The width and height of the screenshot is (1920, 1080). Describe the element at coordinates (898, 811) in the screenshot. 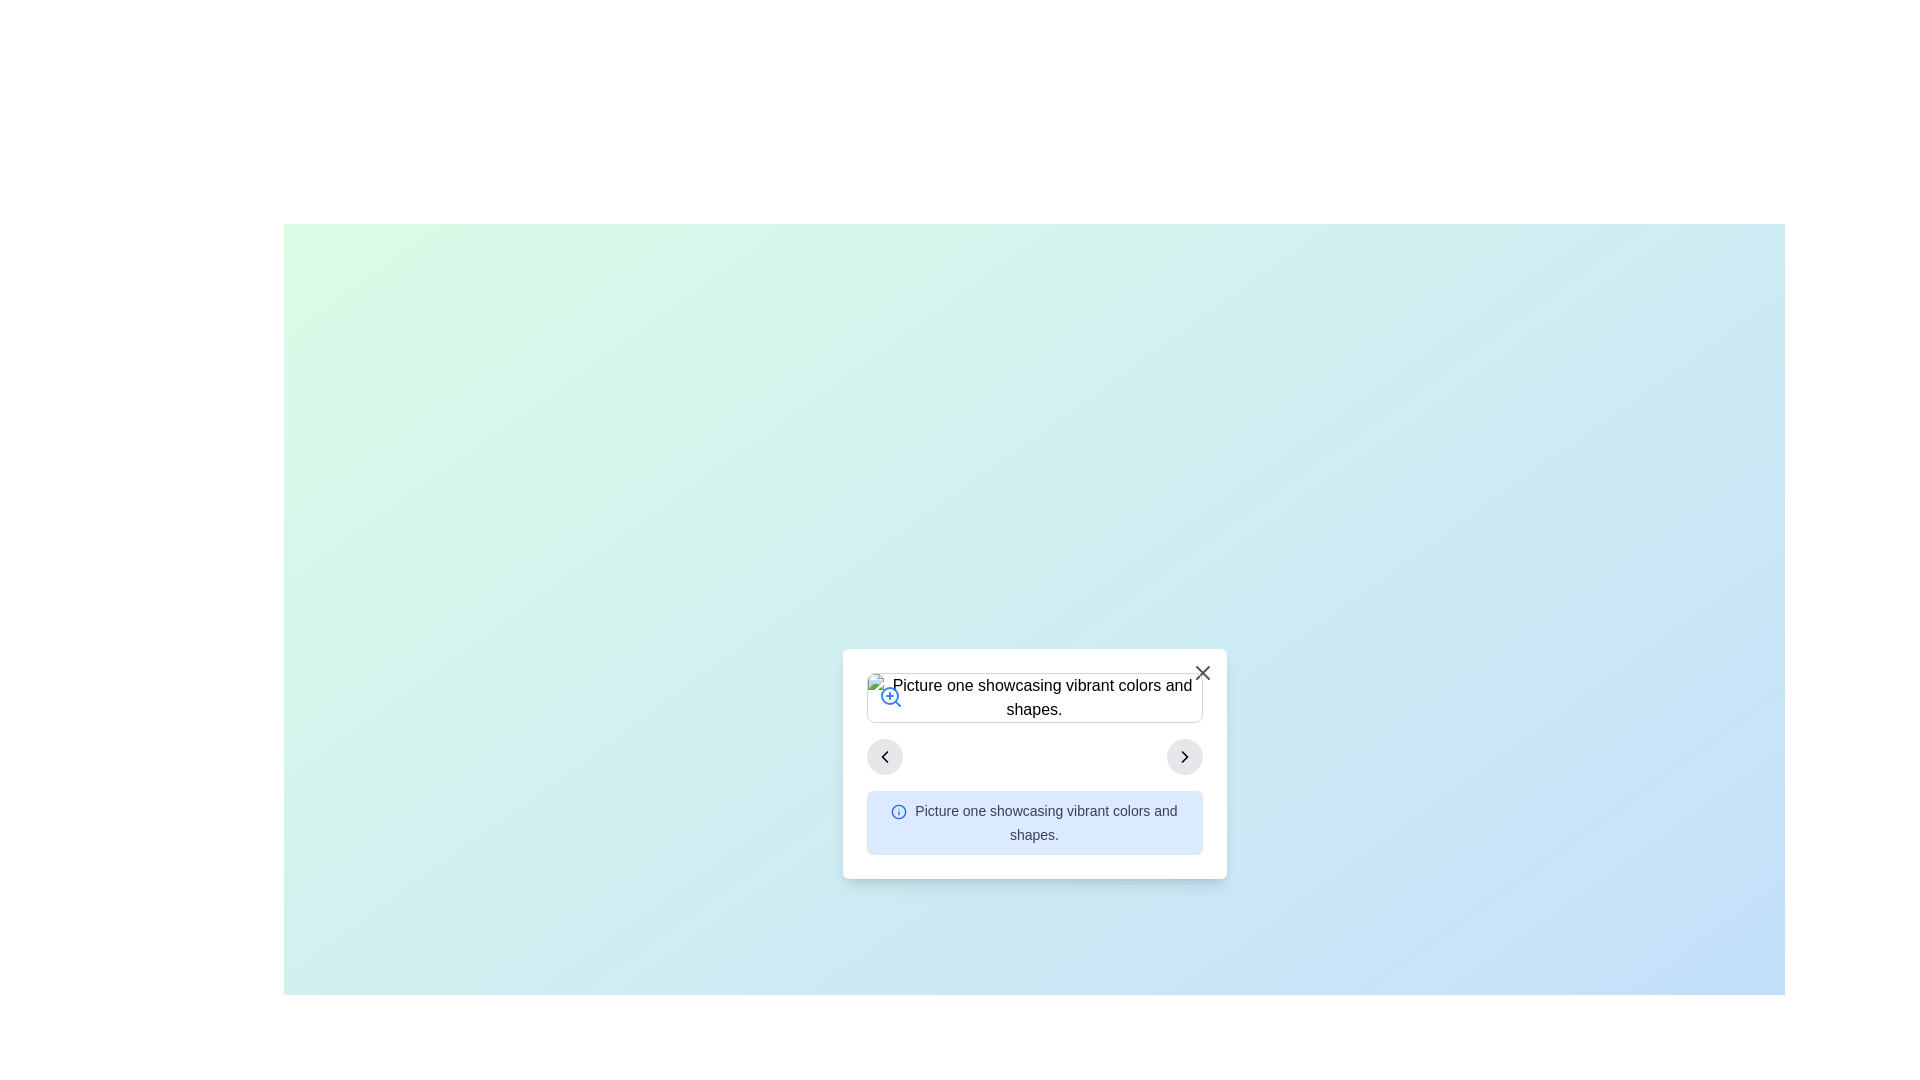

I see `the information icon located within the blue-highlighted box that precedes the text 'Picture one showcasing vibrant colors and shapes'` at that location.